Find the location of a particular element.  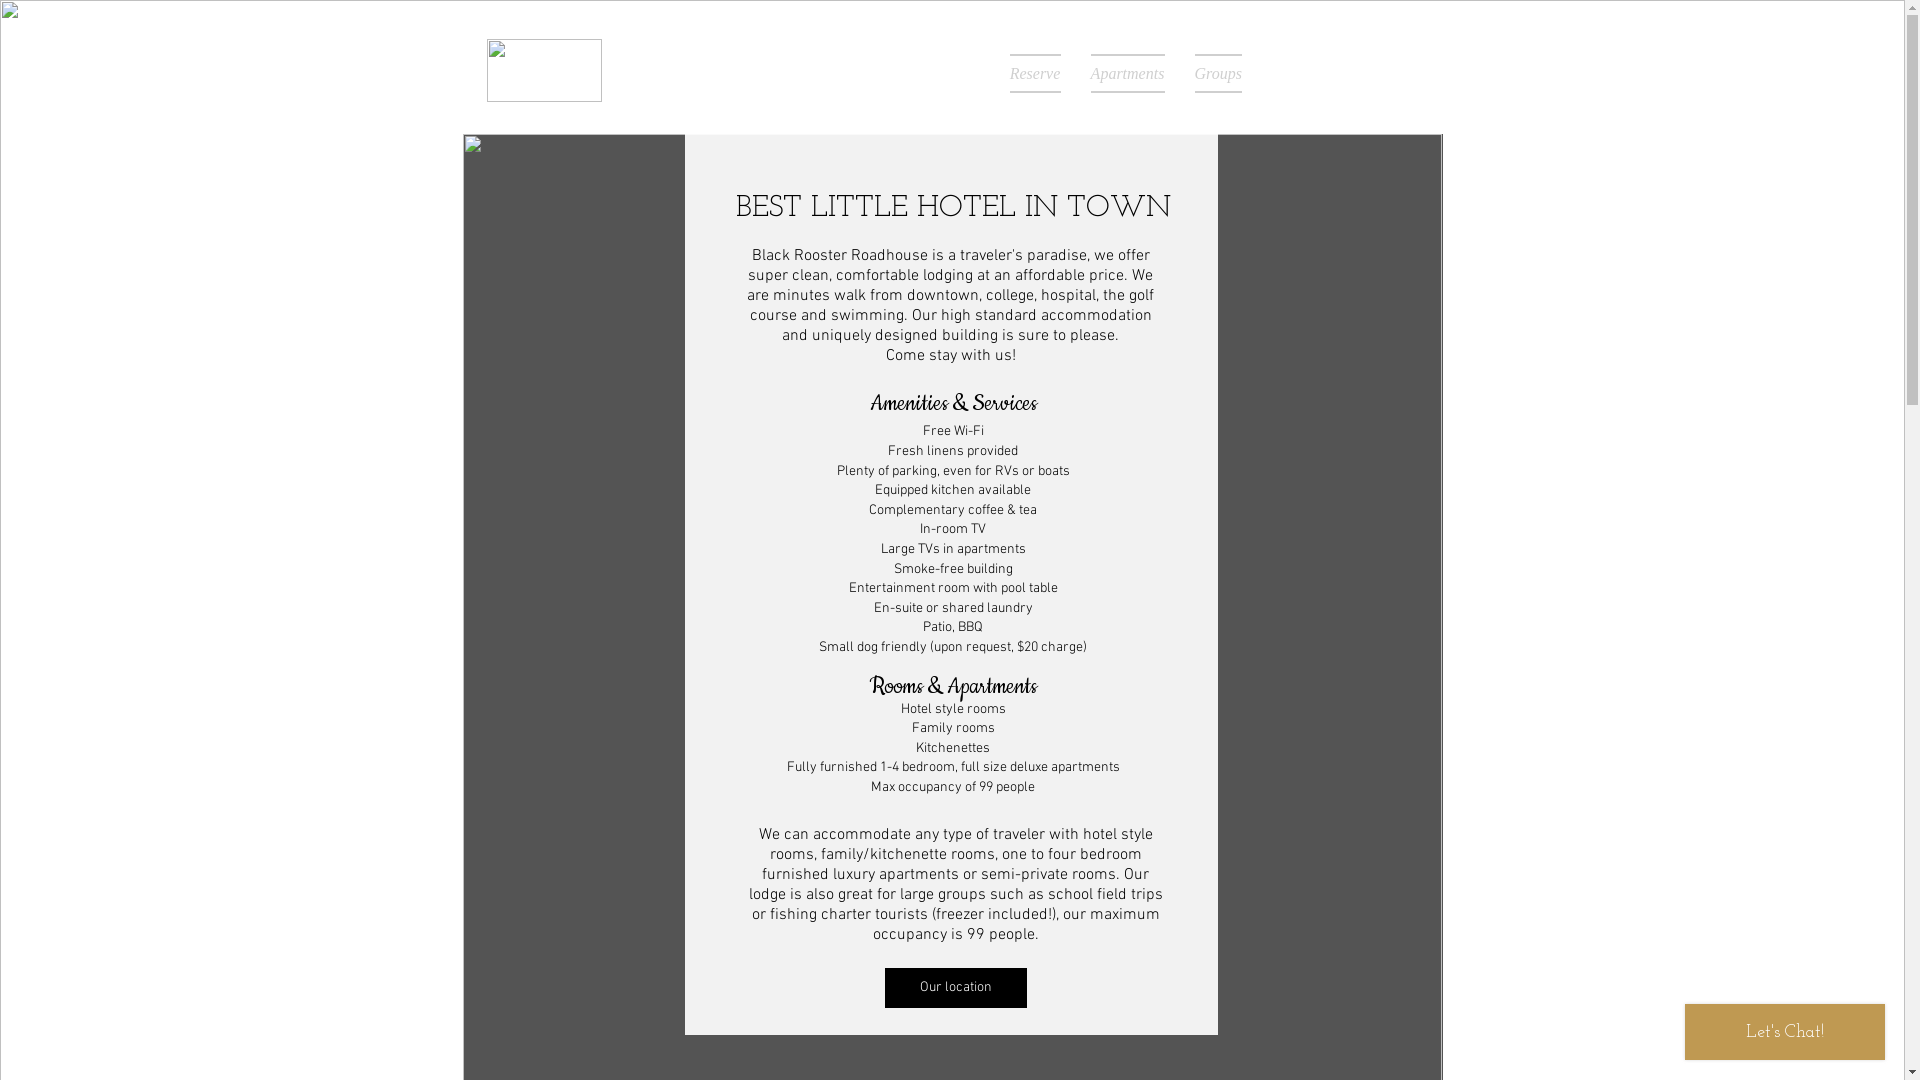

'Reserve' is located at coordinates (1034, 72).